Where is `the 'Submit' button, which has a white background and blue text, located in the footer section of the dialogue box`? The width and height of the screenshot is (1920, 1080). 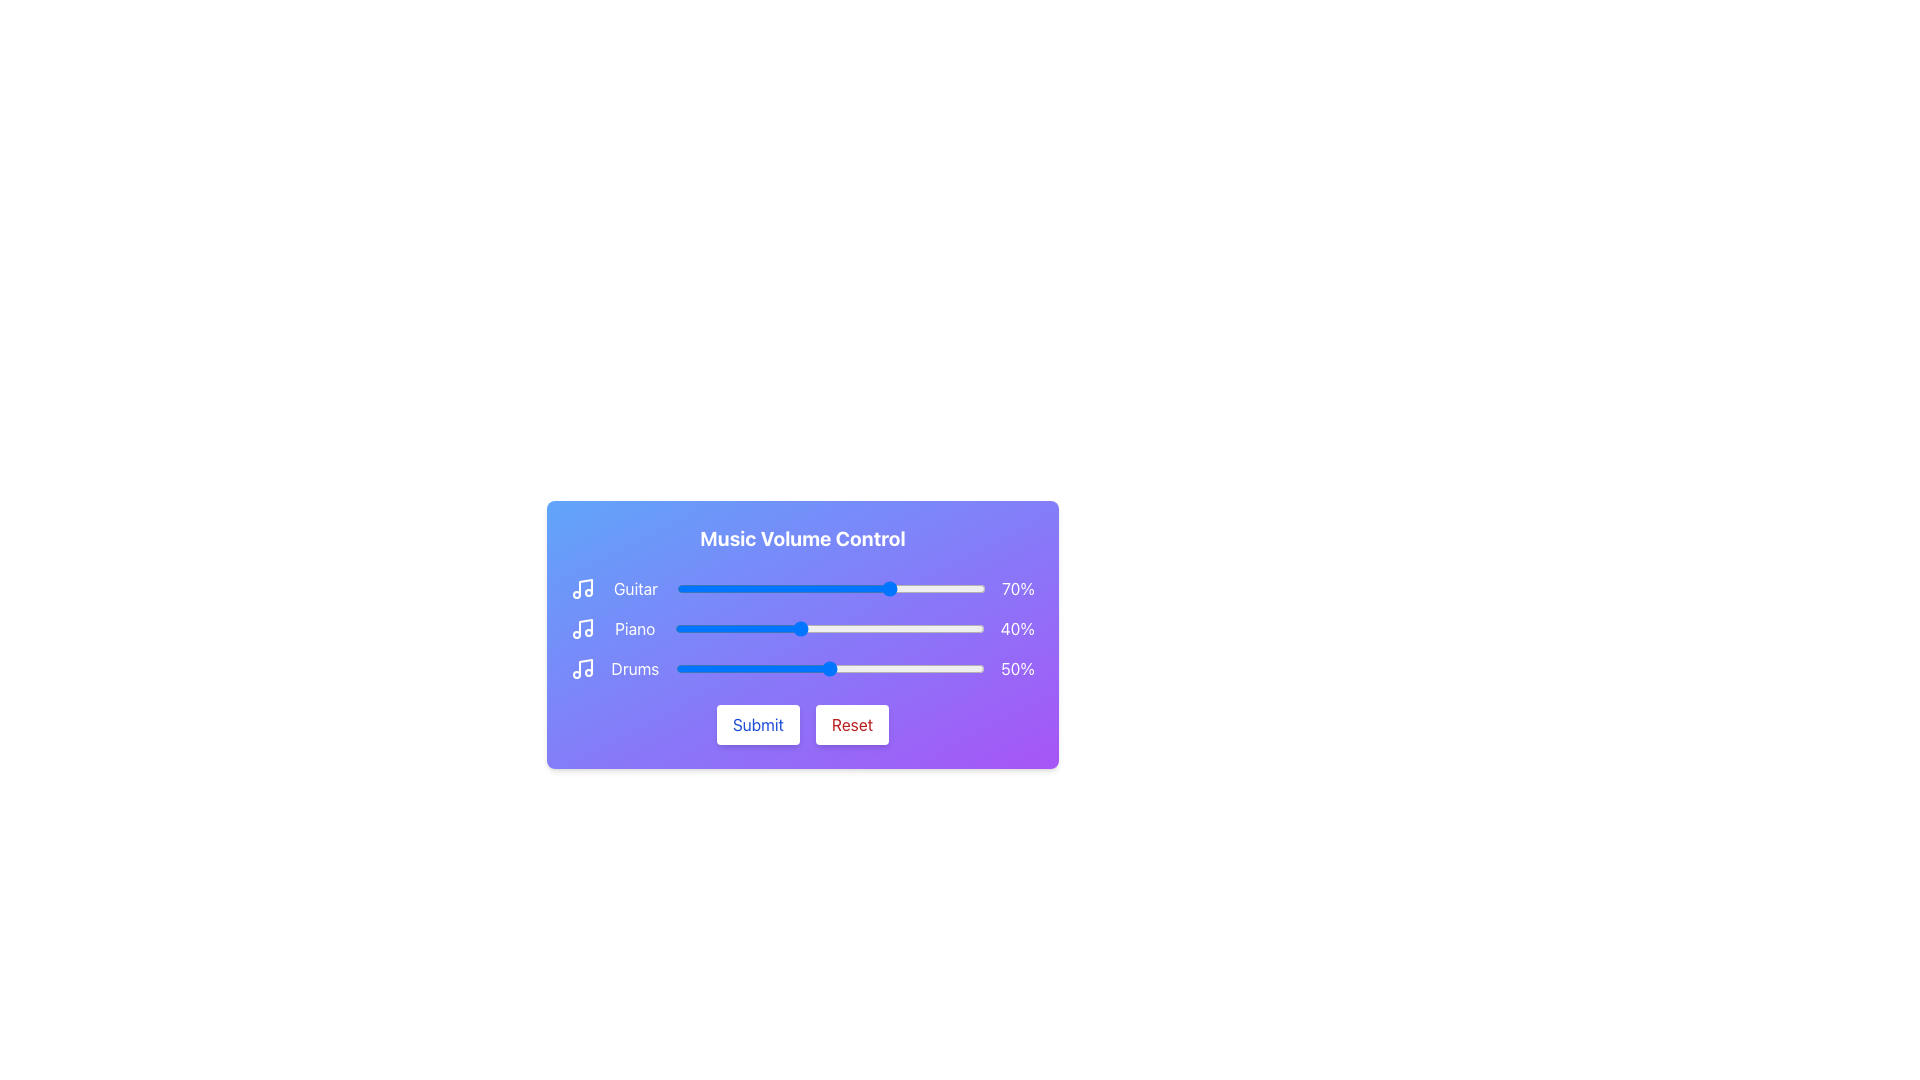
the 'Submit' button, which has a white background and blue text, located in the footer section of the dialogue box is located at coordinates (757, 725).